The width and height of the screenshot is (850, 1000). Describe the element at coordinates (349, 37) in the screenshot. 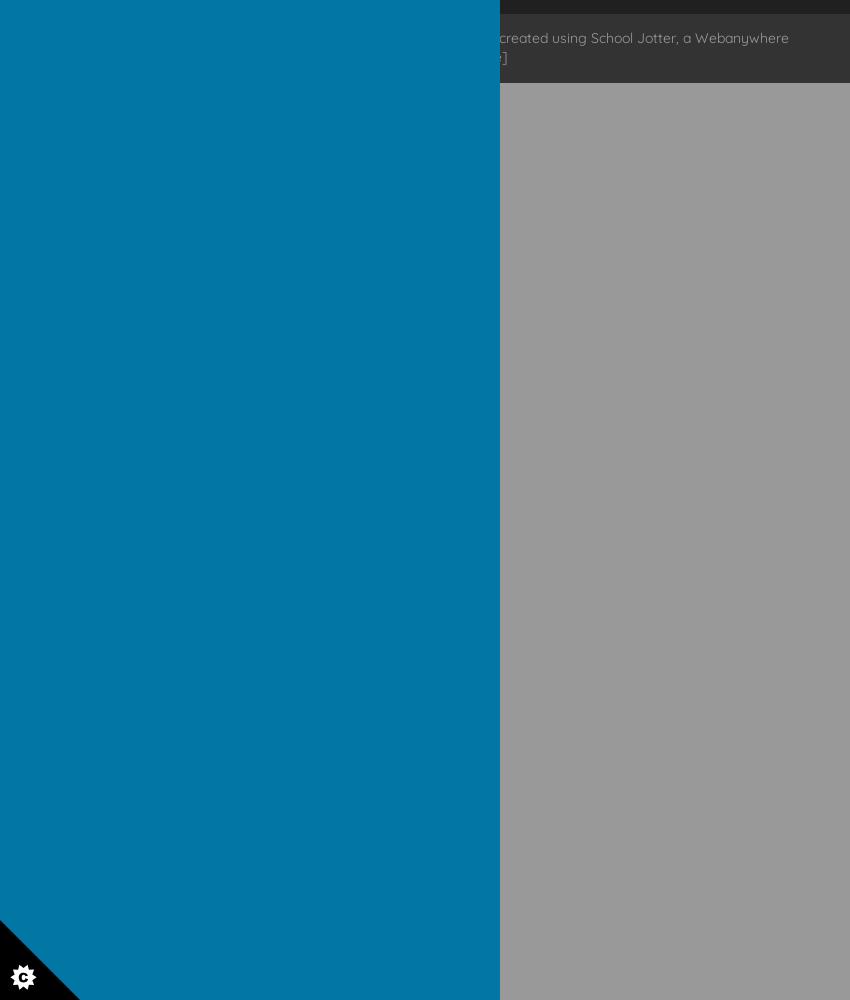

I see `'.'` at that location.